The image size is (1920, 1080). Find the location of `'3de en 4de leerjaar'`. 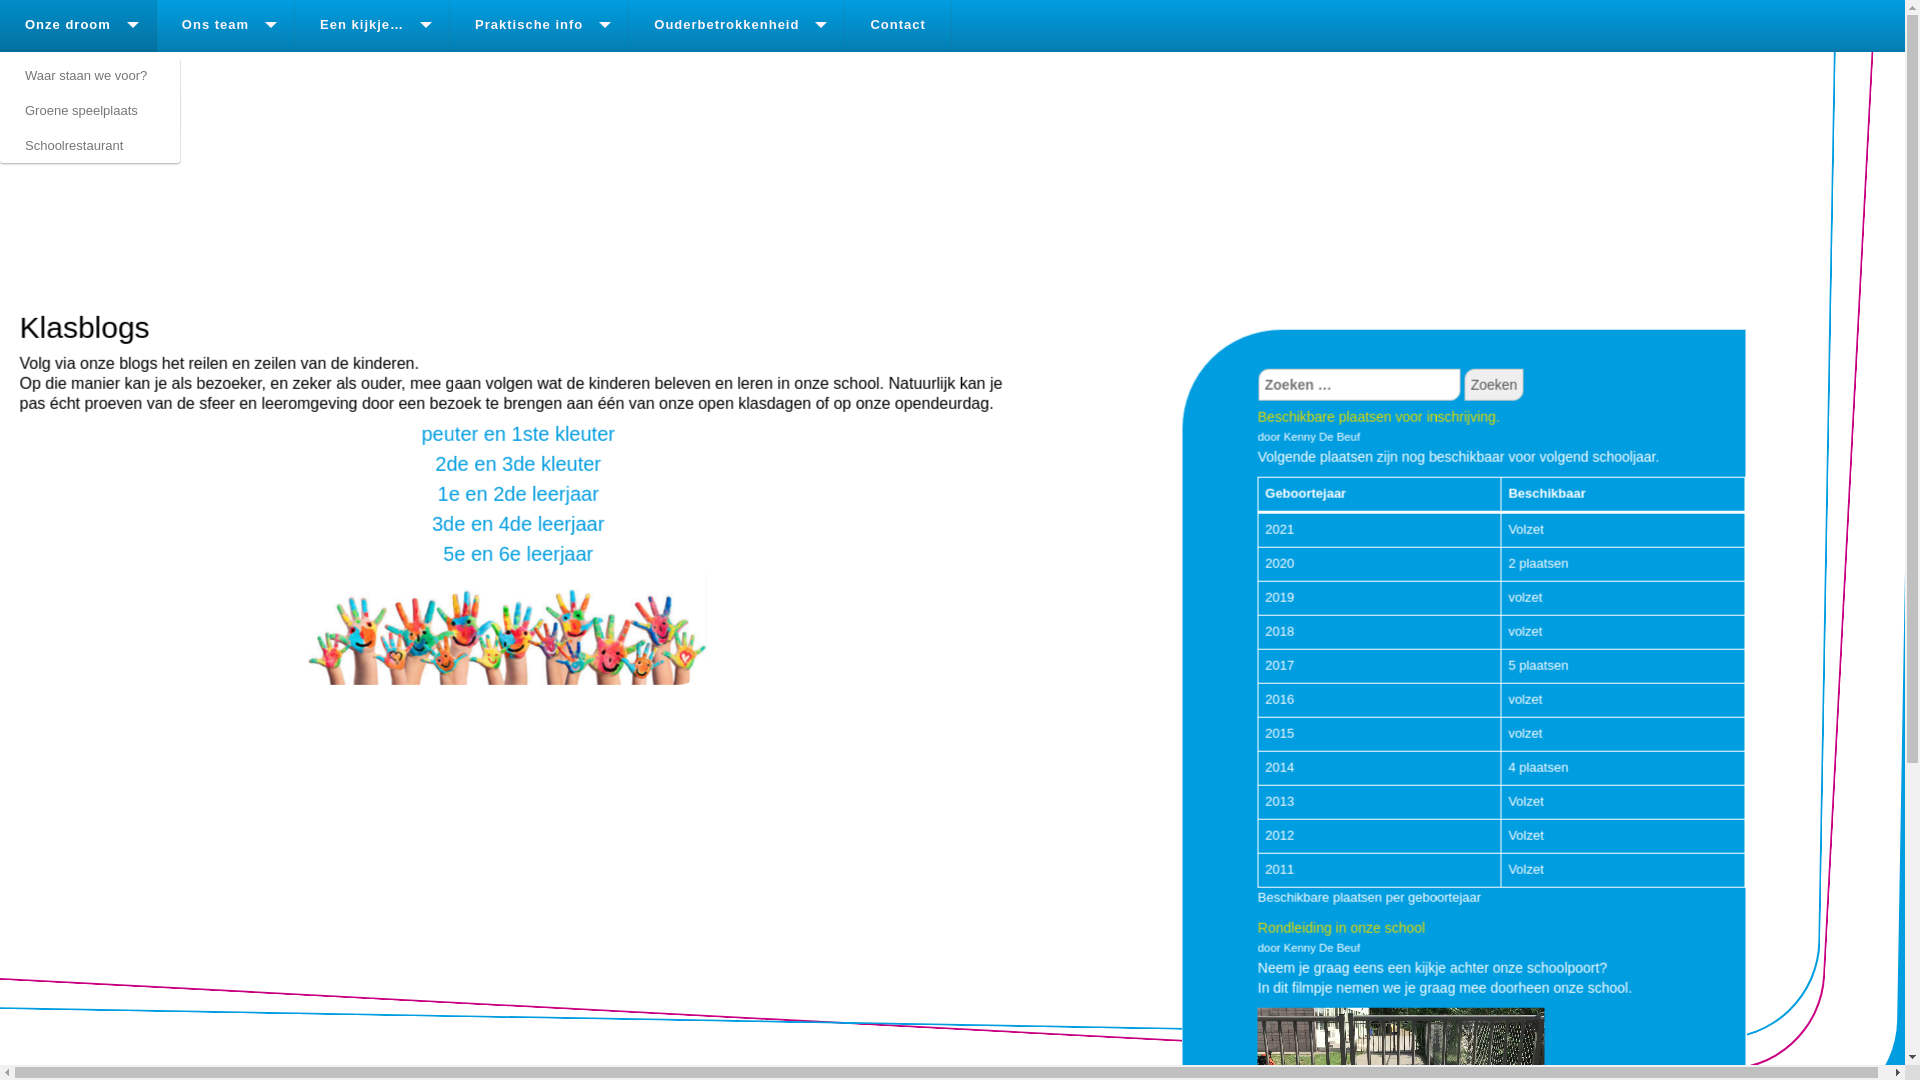

'3de en 4de leerjaar' is located at coordinates (518, 522).